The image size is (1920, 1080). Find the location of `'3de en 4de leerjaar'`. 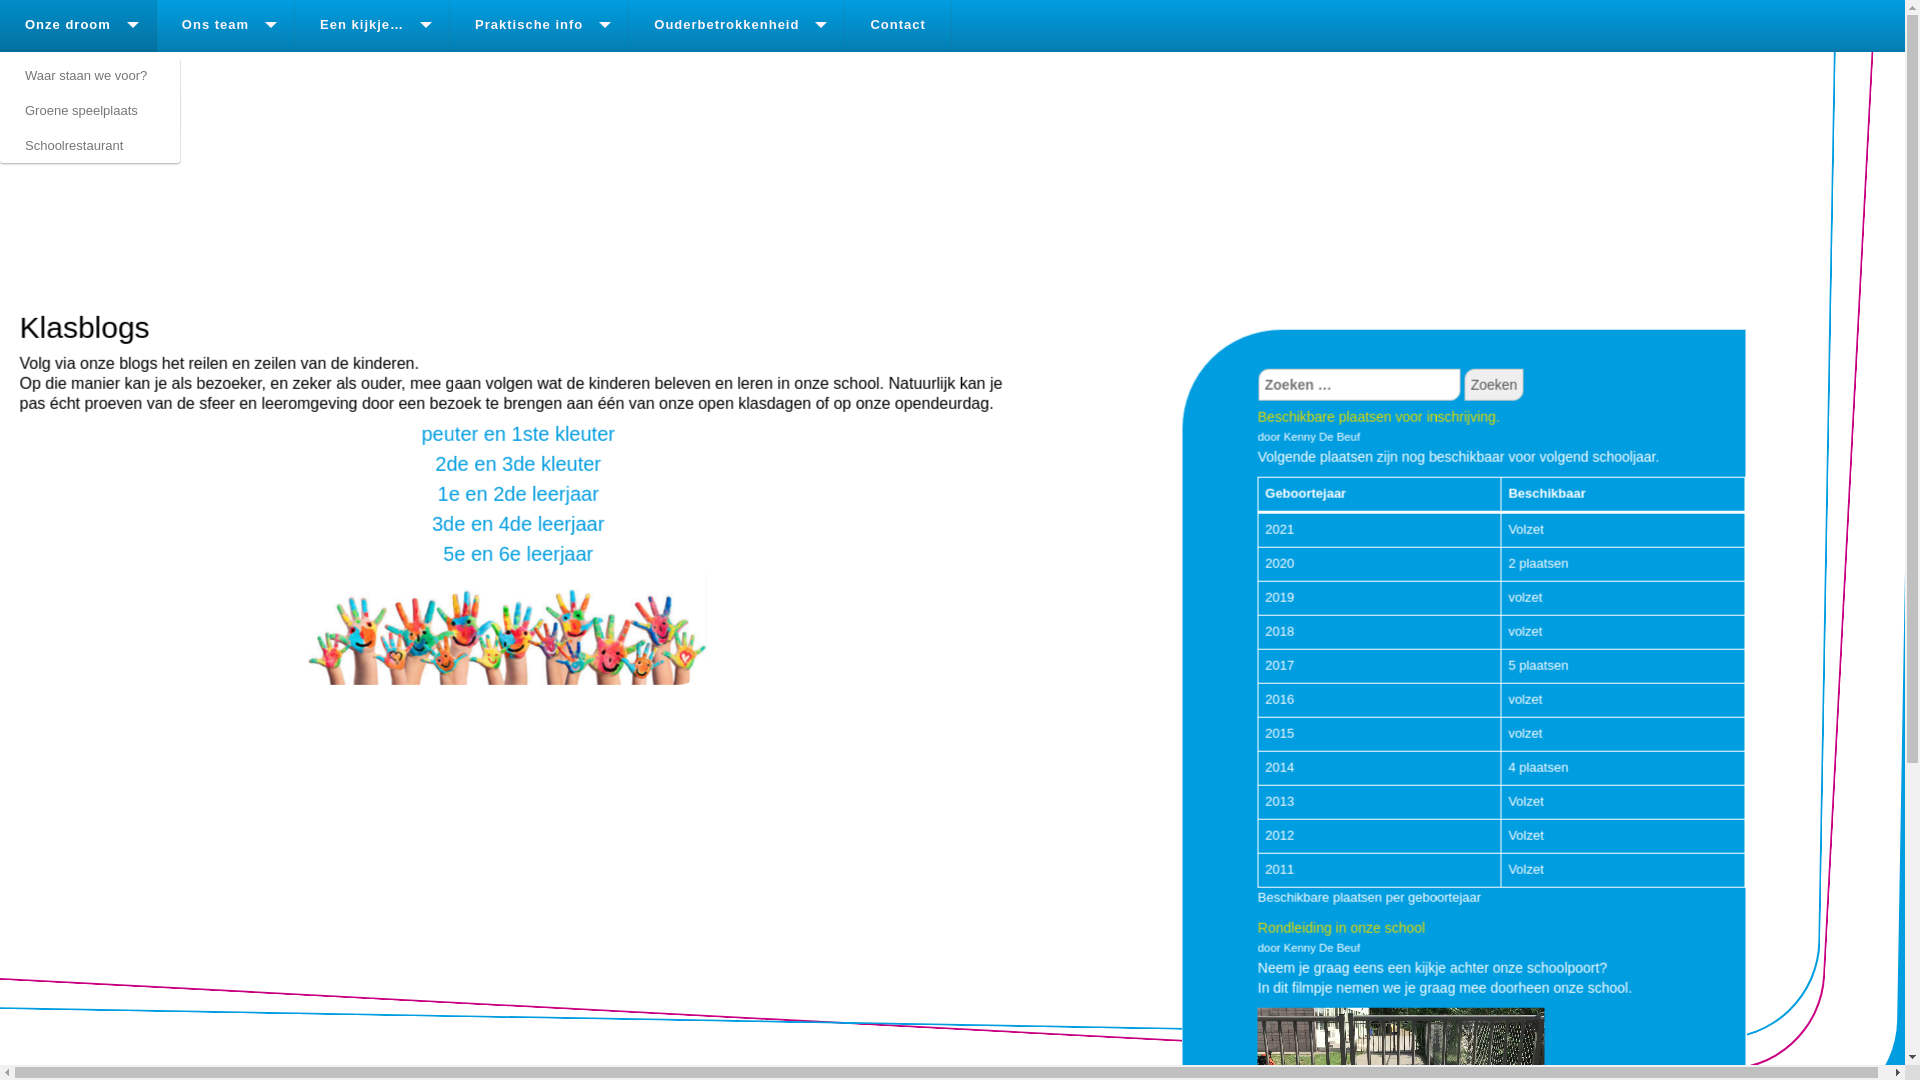

'3de en 4de leerjaar' is located at coordinates (518, 522).